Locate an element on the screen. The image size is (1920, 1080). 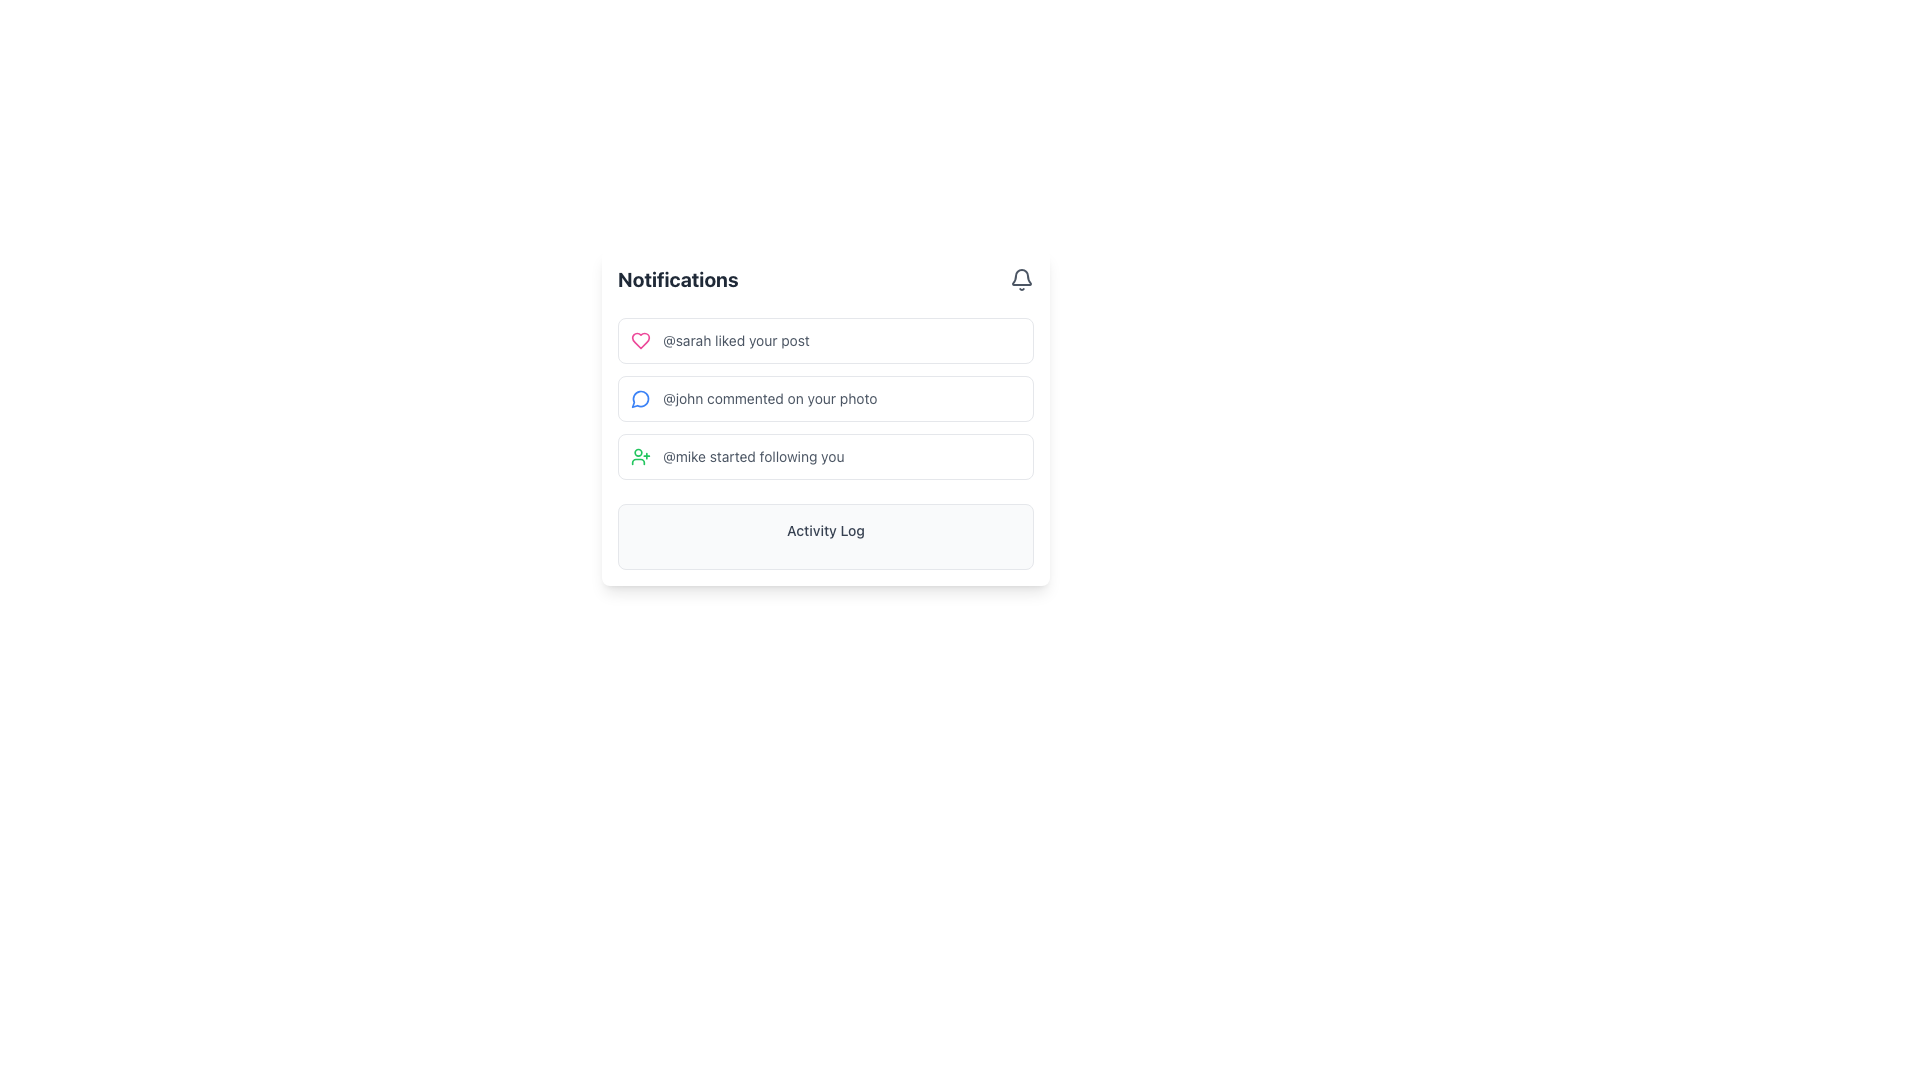
the heart-shaped icon with a red fill located in the notification section, part of the first notification stating '@sarah liked your post' is located at coordinates (641, 339).